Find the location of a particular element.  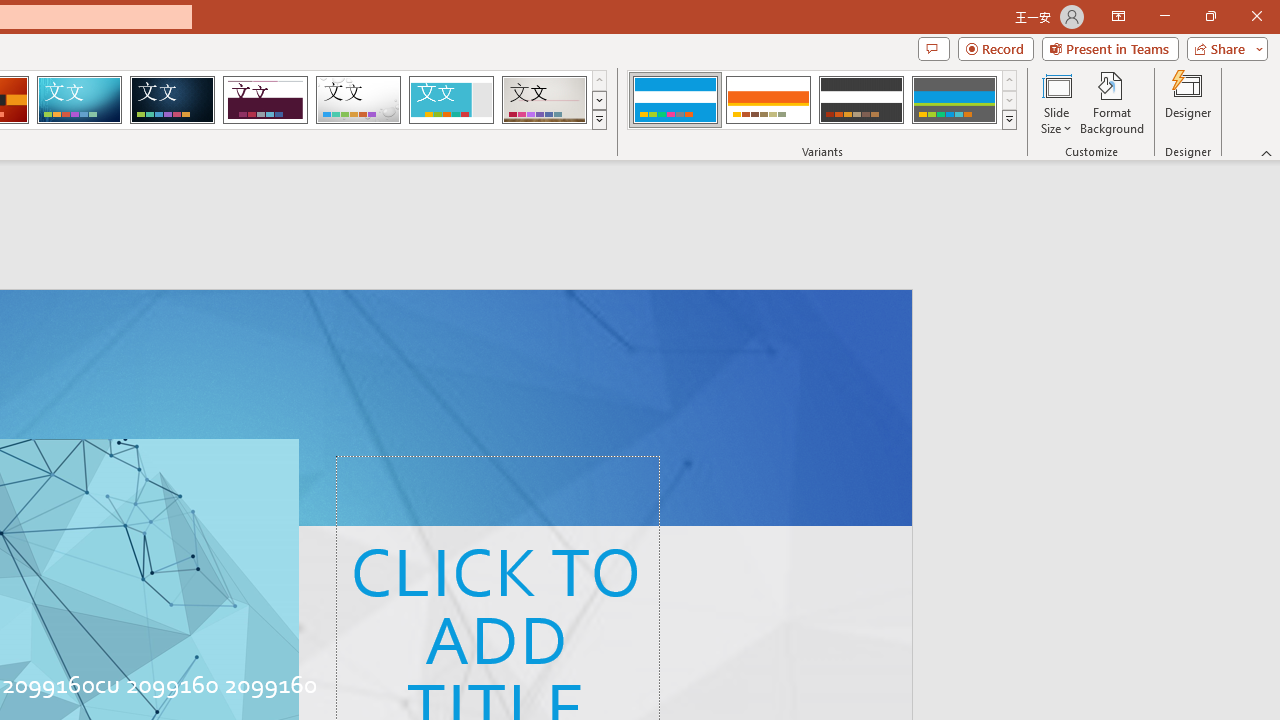

'Banded Variant 3' is located at coordinates (861, 100).